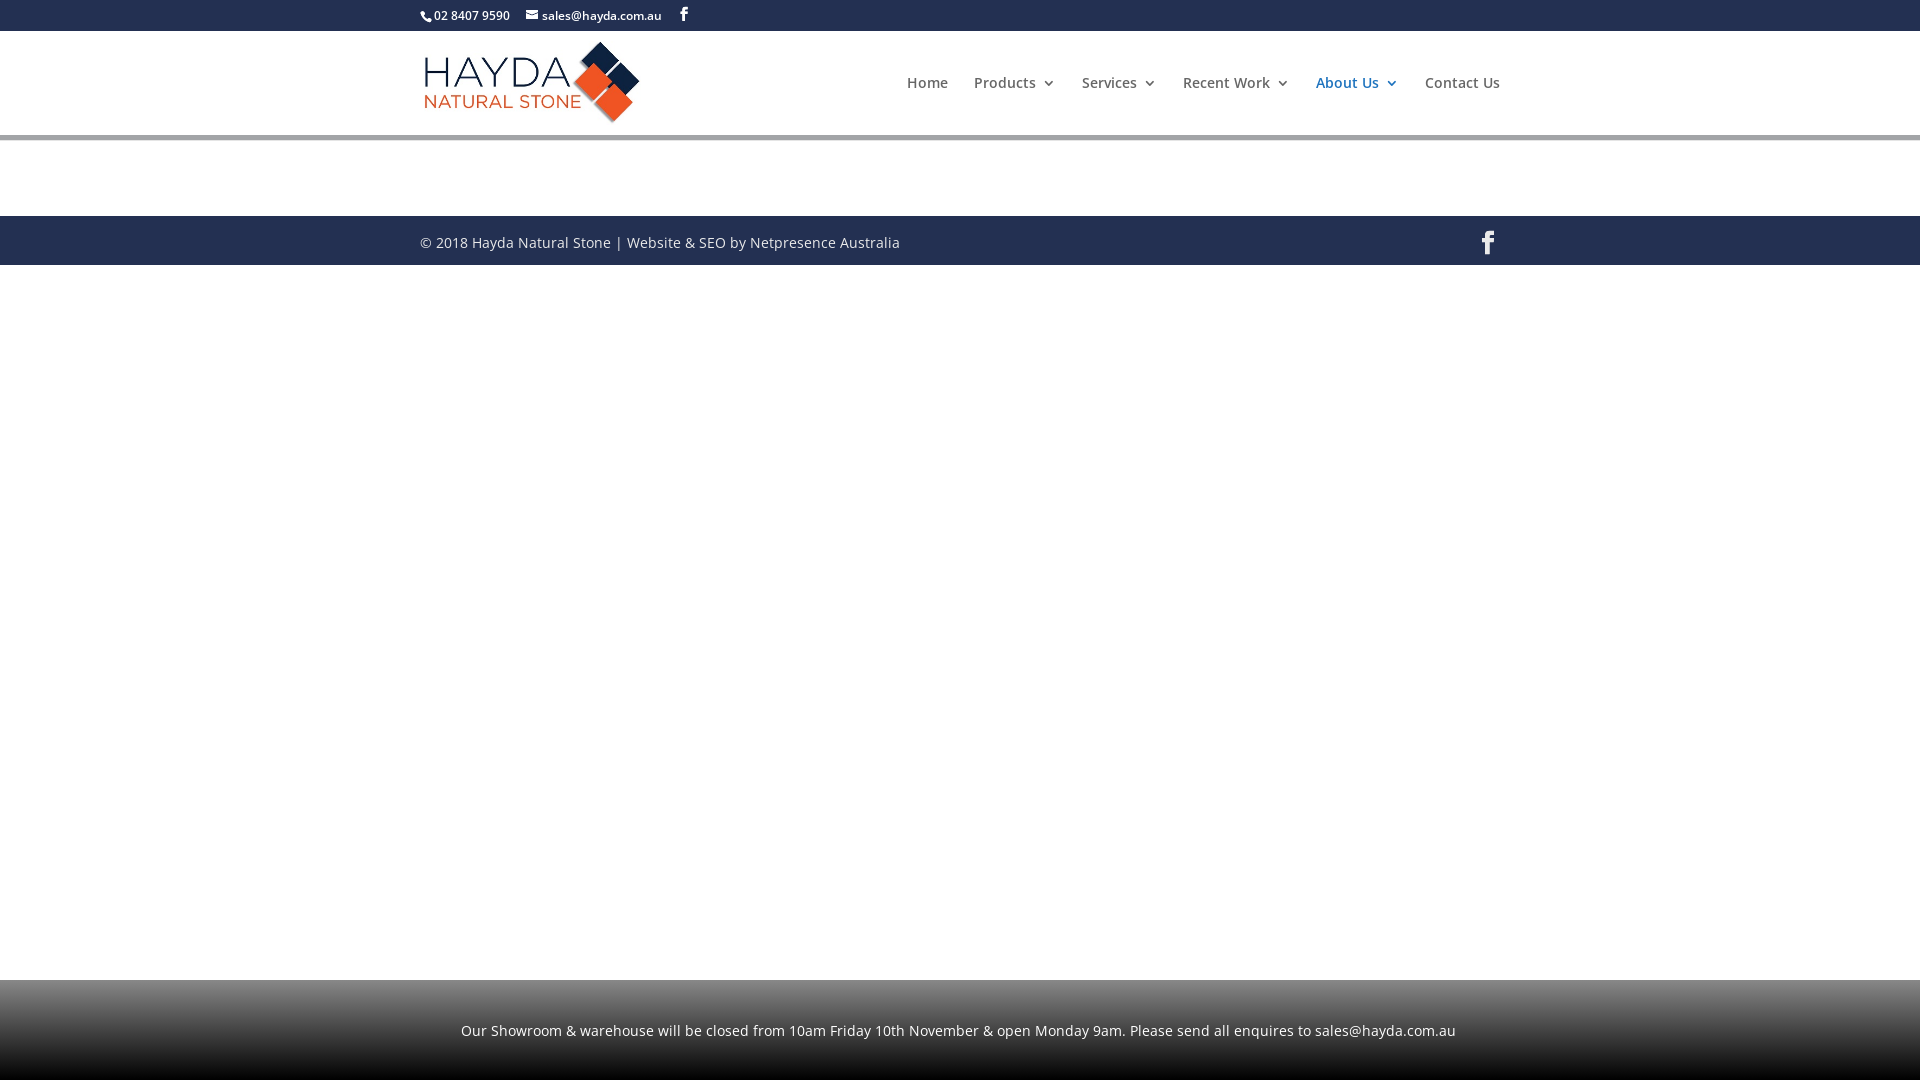 The width and height of the screenshot is (1920, 1080). I want to click on 'Recent Work', so click(1235, 105).